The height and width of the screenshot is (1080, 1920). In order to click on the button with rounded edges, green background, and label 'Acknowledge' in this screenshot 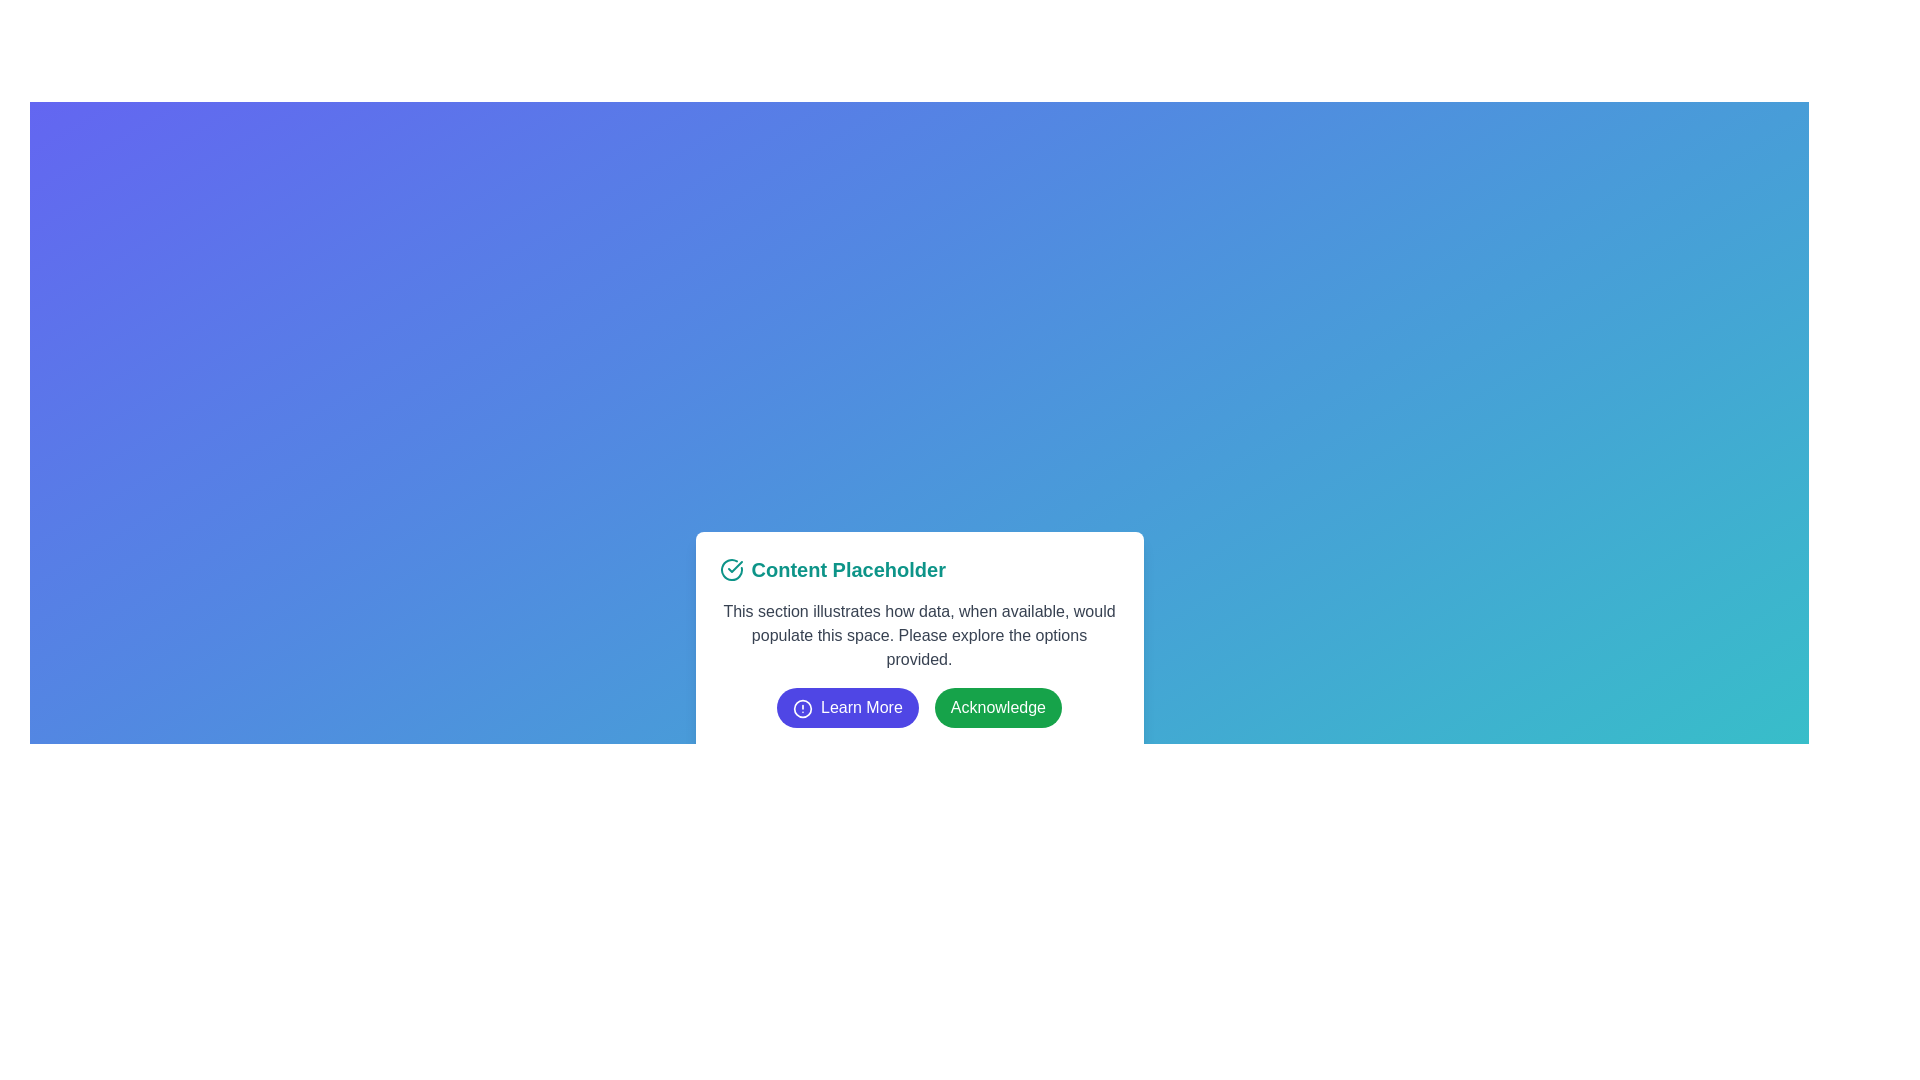, I will do `click(998, 707)`.